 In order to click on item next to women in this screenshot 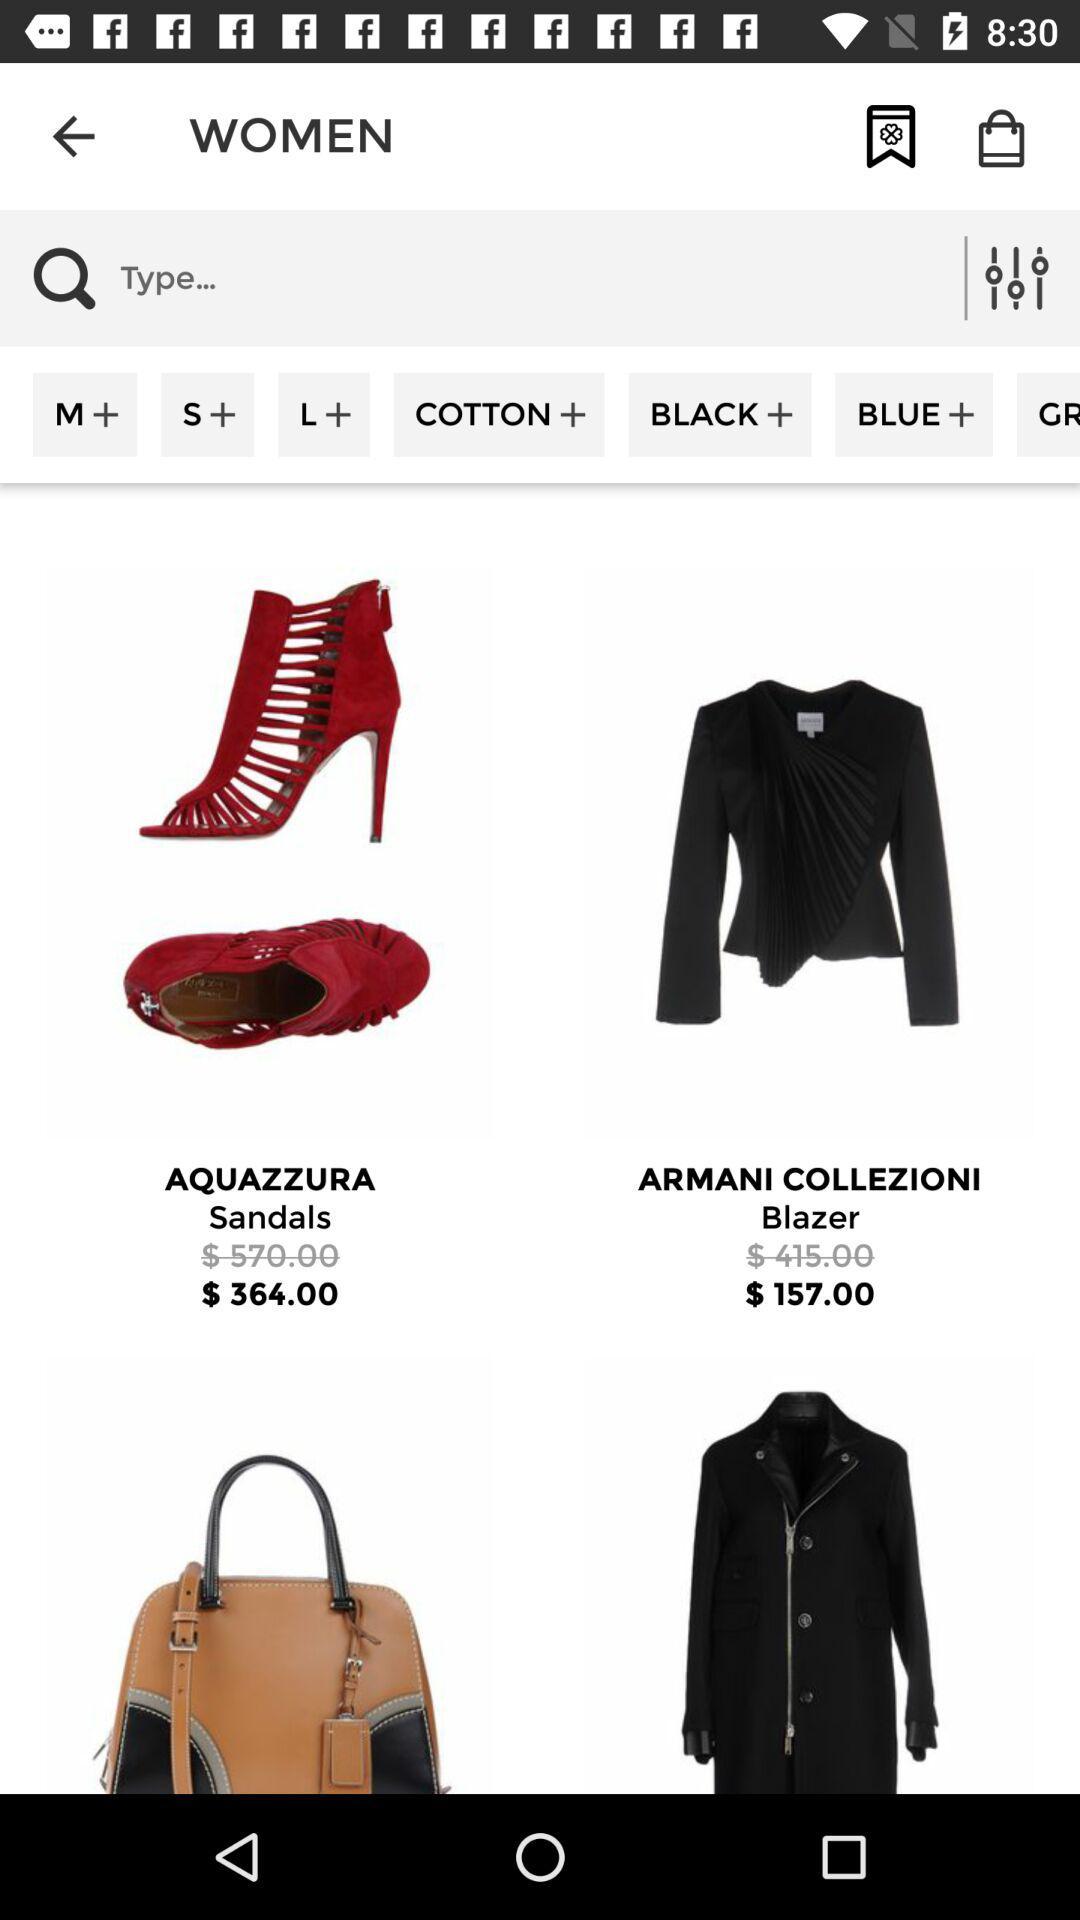, I will do `click(890, 135)`.